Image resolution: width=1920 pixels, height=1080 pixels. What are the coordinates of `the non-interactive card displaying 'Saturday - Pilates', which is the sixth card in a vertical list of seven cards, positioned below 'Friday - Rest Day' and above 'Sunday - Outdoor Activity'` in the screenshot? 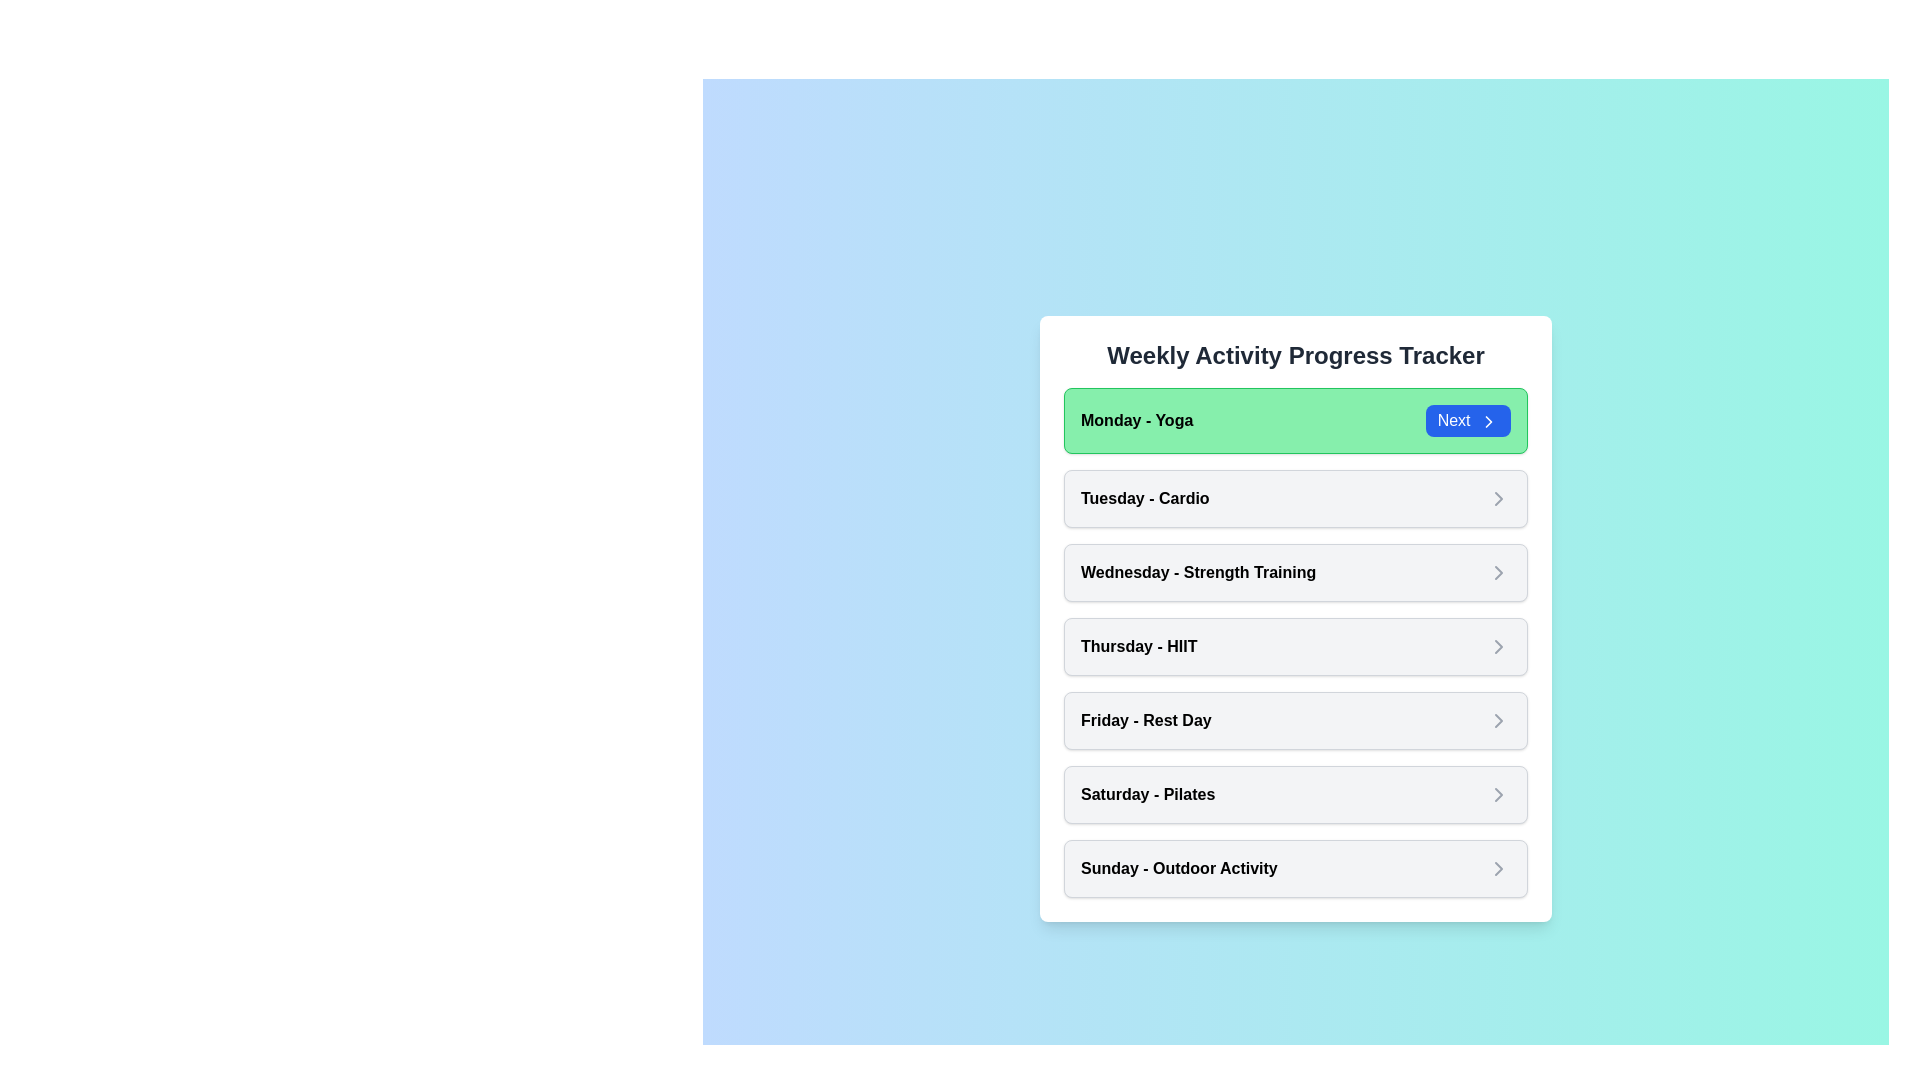 It's located at (1296, 793).